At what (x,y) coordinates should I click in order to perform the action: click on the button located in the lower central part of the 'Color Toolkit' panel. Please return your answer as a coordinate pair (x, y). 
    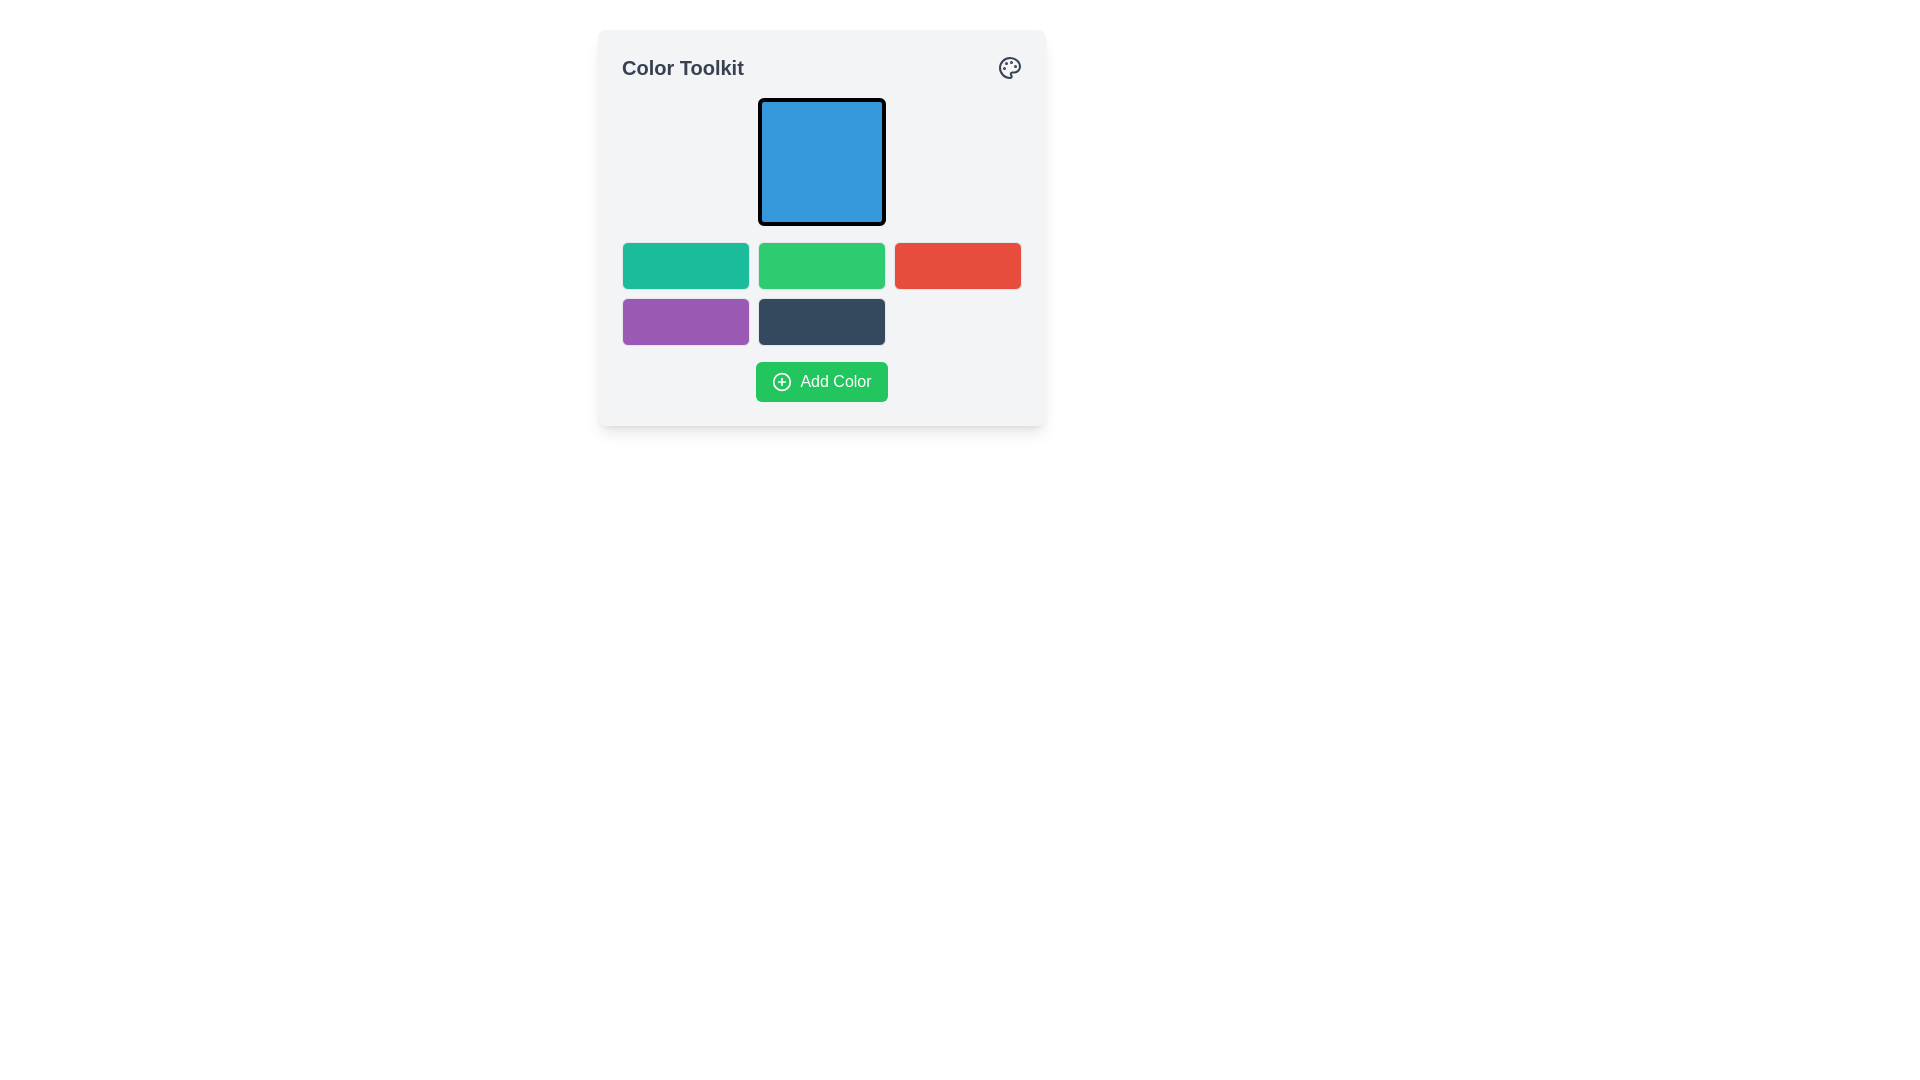
    Looking at the image, I should click on (821, 381).